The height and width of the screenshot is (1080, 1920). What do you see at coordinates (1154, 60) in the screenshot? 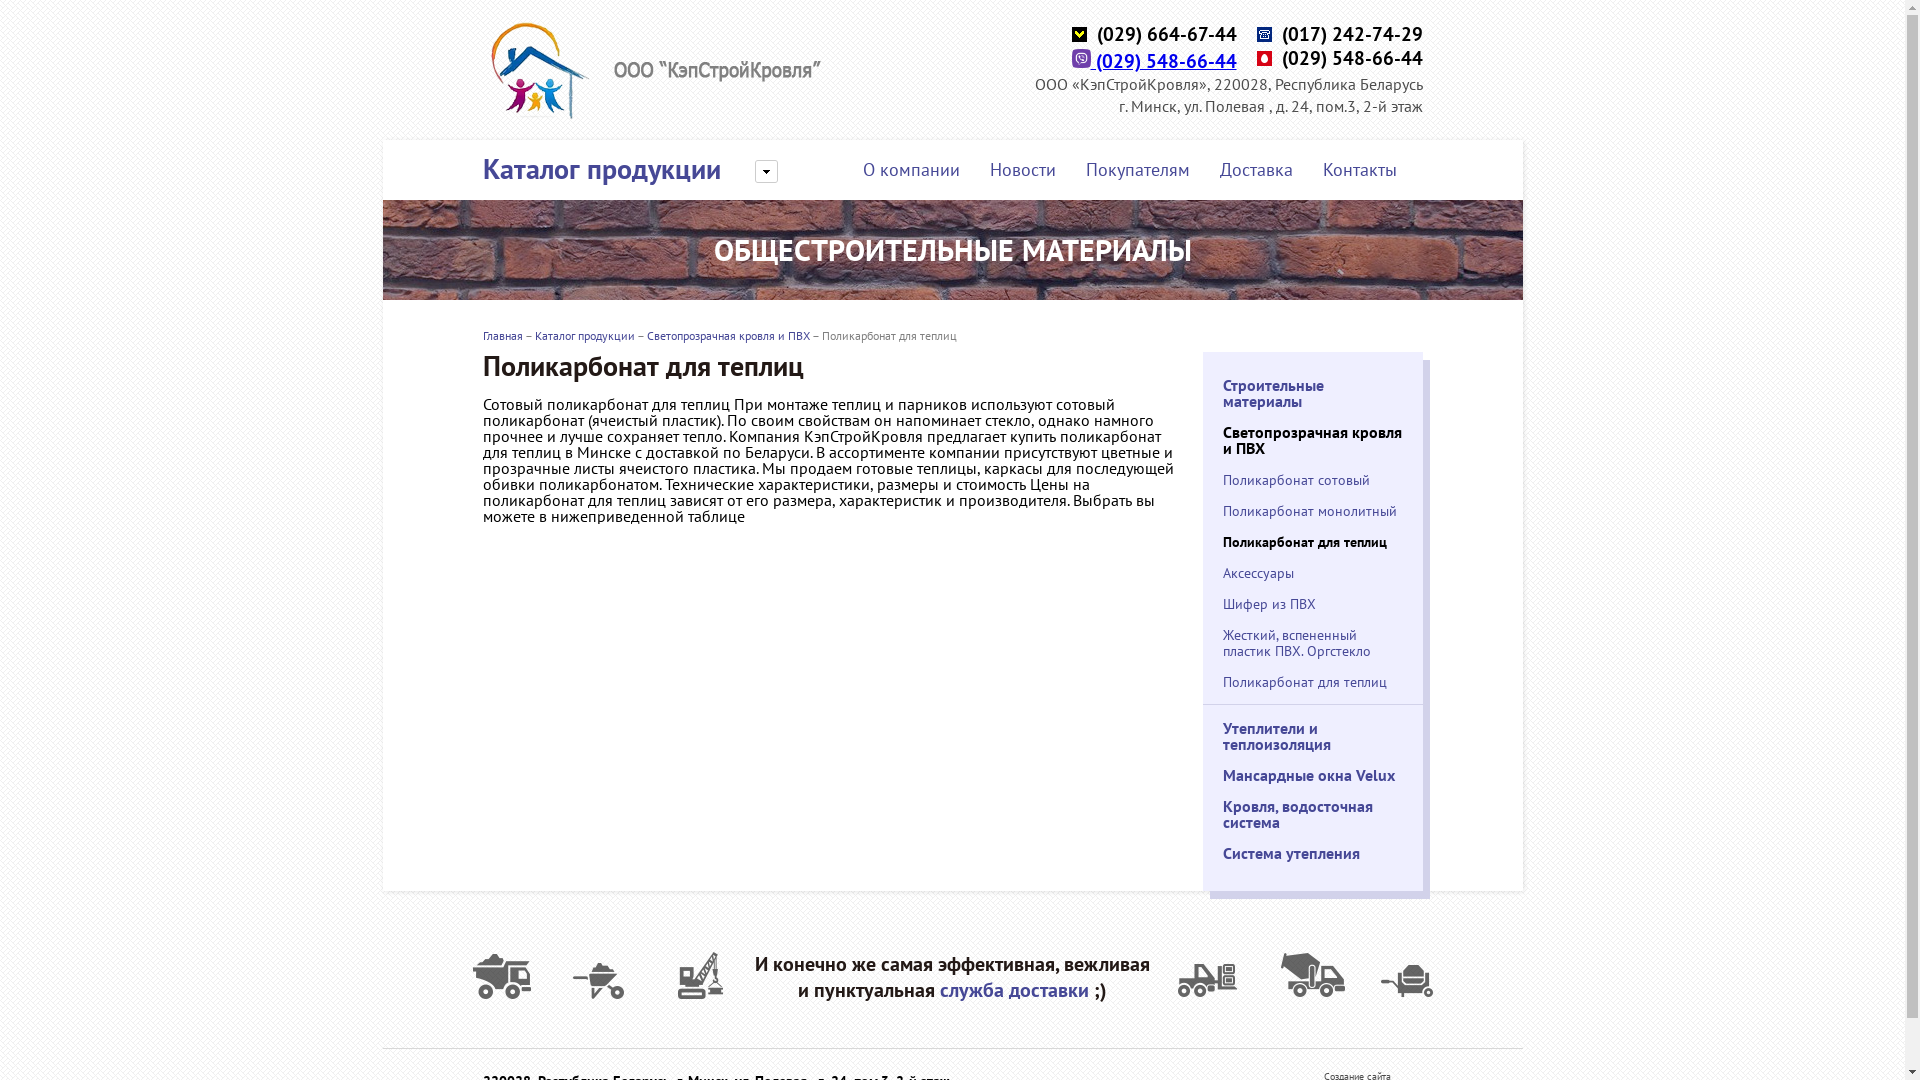
I see `'(029) 548-66-44'` at bounding box center [1154, 60].